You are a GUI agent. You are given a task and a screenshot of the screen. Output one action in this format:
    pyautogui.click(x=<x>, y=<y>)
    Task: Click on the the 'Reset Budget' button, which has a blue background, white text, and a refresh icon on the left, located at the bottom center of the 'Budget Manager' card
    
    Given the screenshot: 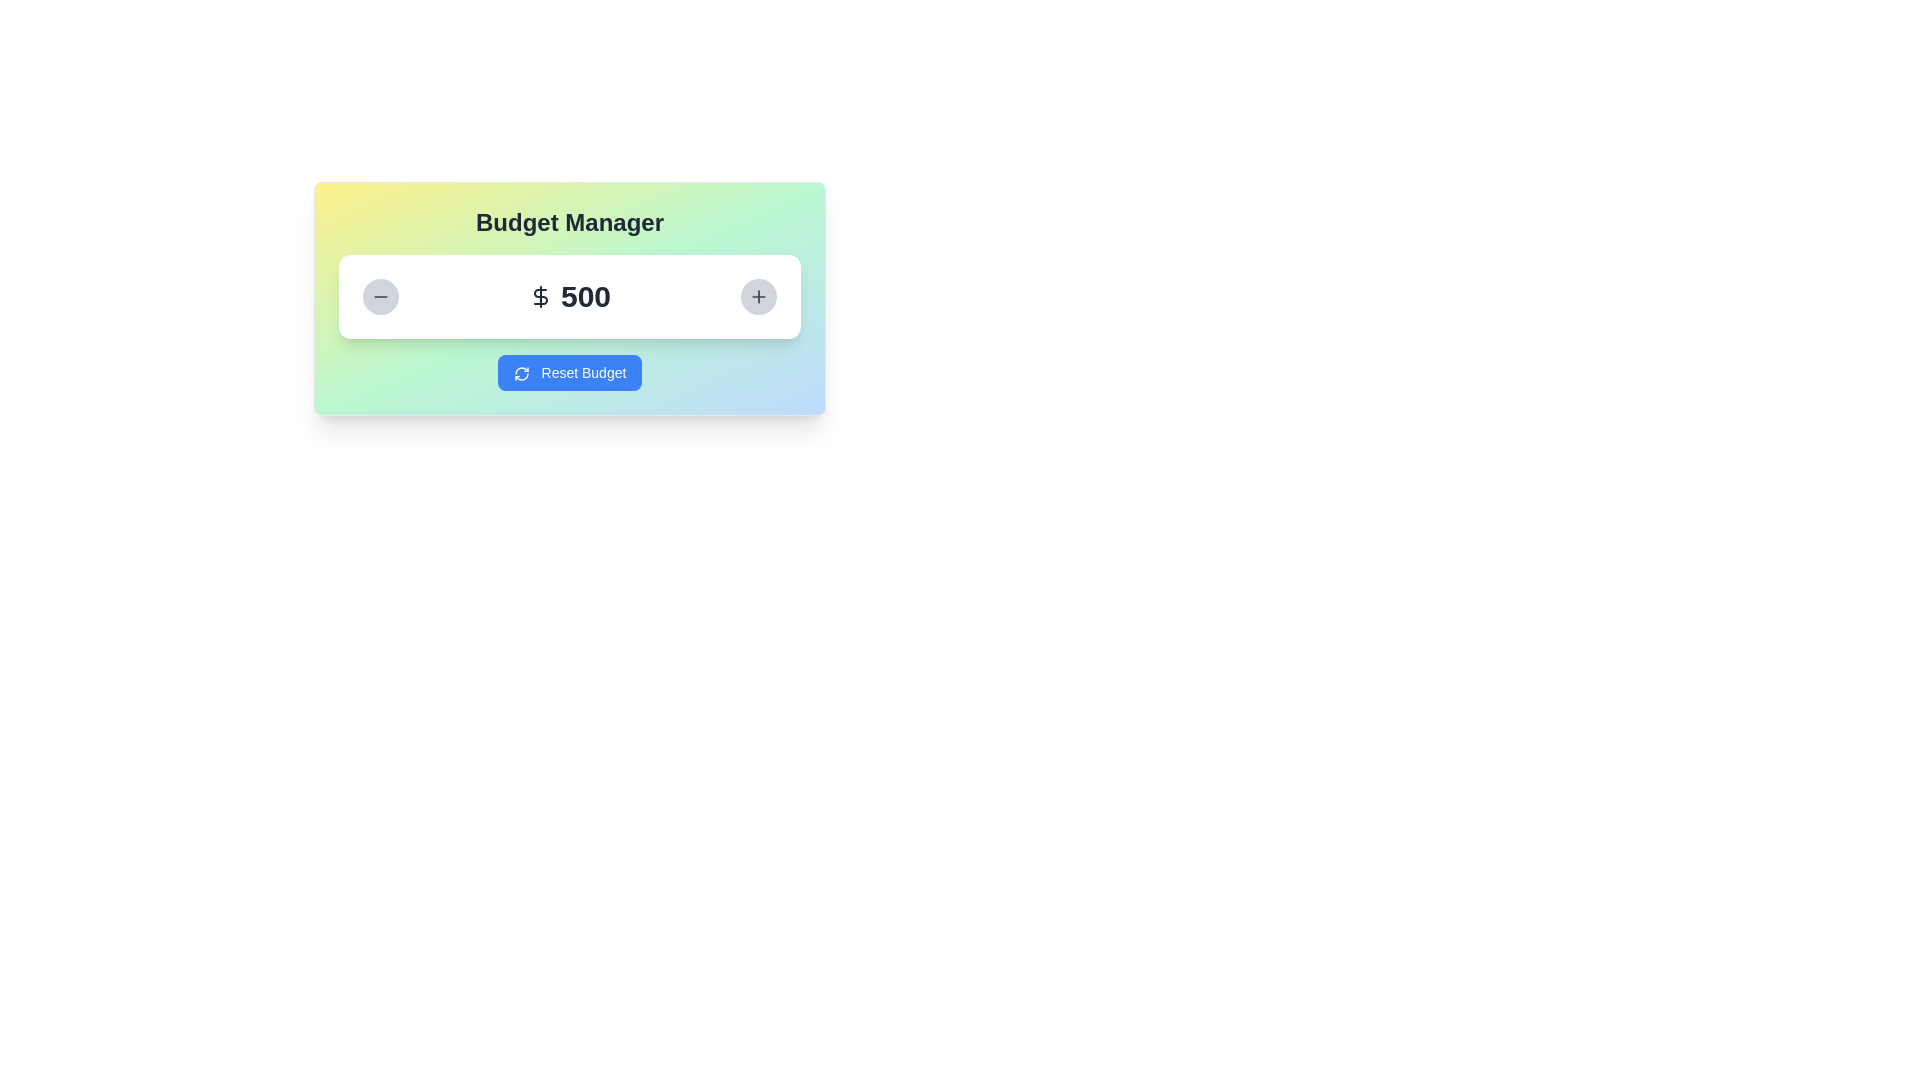 What is the action you would take?
    pyautogui.click(x=569, y=373)
    